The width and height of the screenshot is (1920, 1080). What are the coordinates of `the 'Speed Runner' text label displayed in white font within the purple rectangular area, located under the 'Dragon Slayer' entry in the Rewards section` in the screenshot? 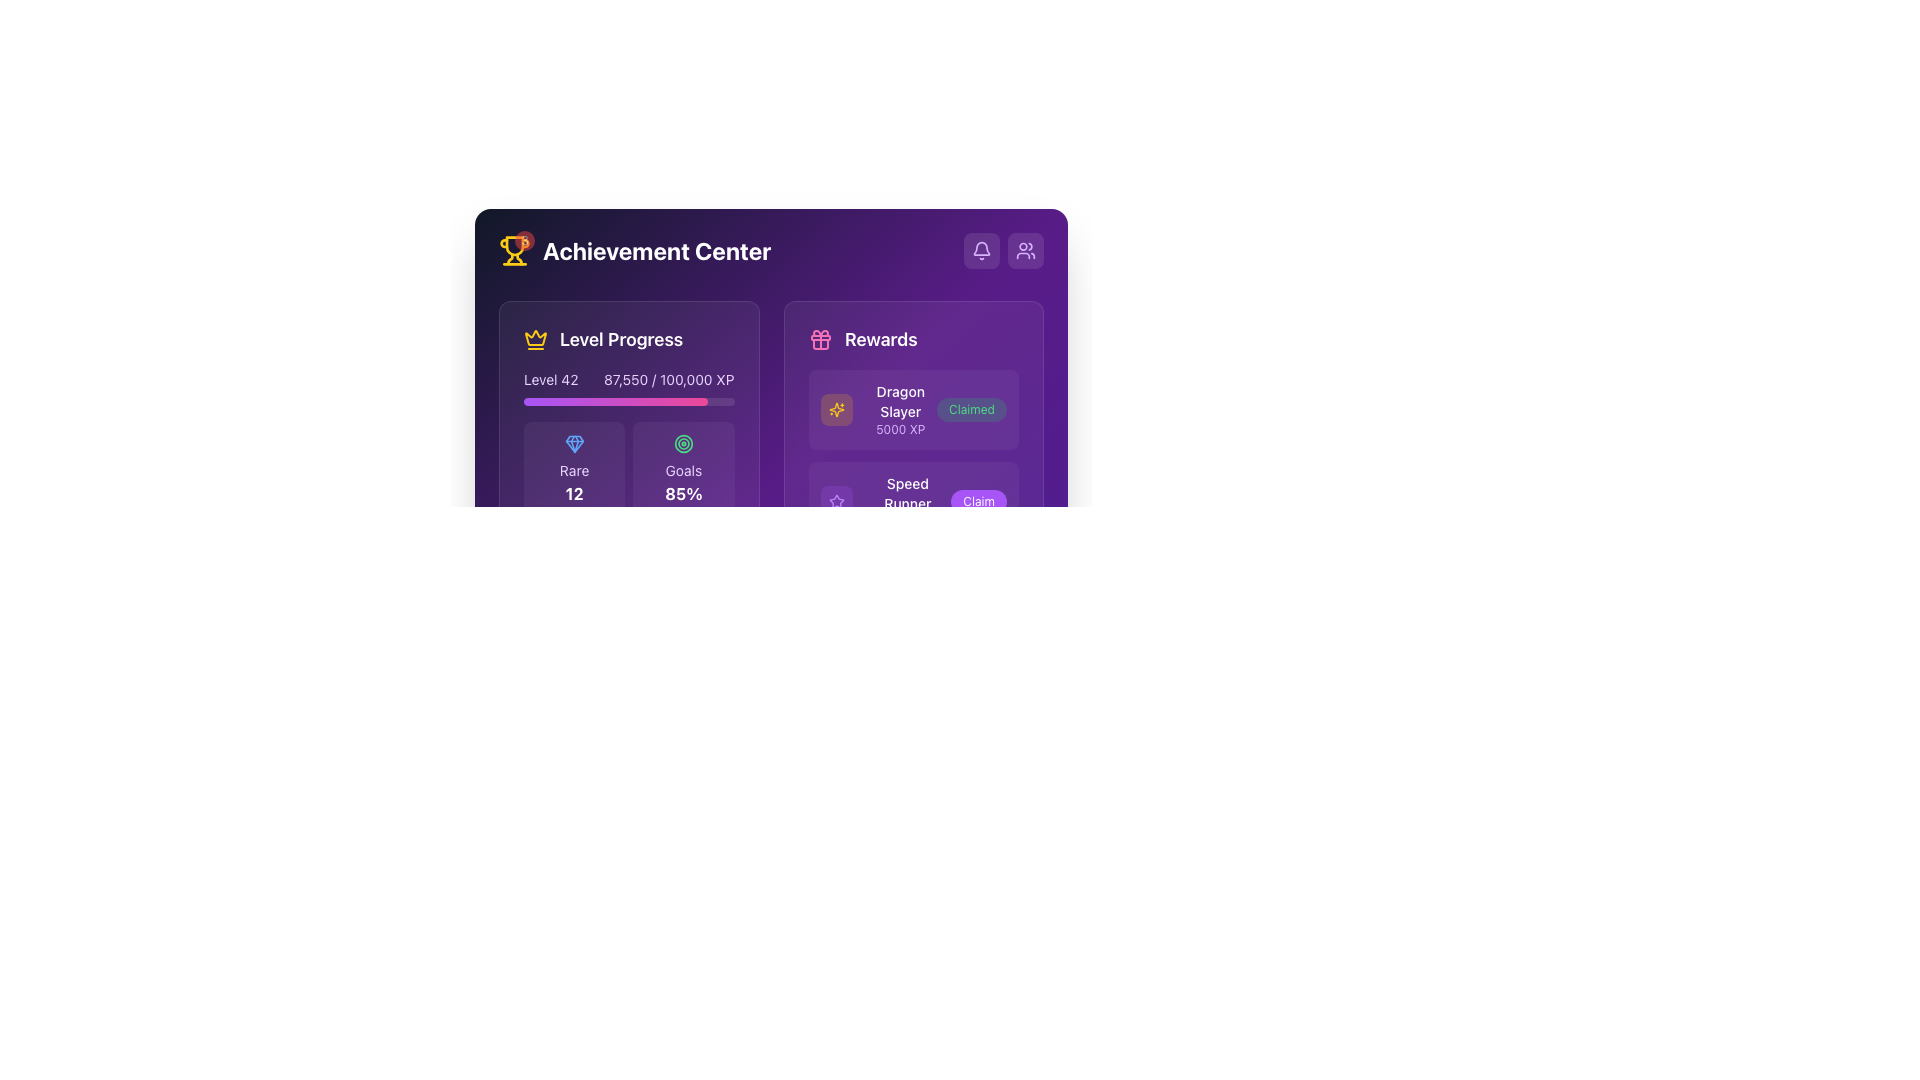 It's located at (906, 493).